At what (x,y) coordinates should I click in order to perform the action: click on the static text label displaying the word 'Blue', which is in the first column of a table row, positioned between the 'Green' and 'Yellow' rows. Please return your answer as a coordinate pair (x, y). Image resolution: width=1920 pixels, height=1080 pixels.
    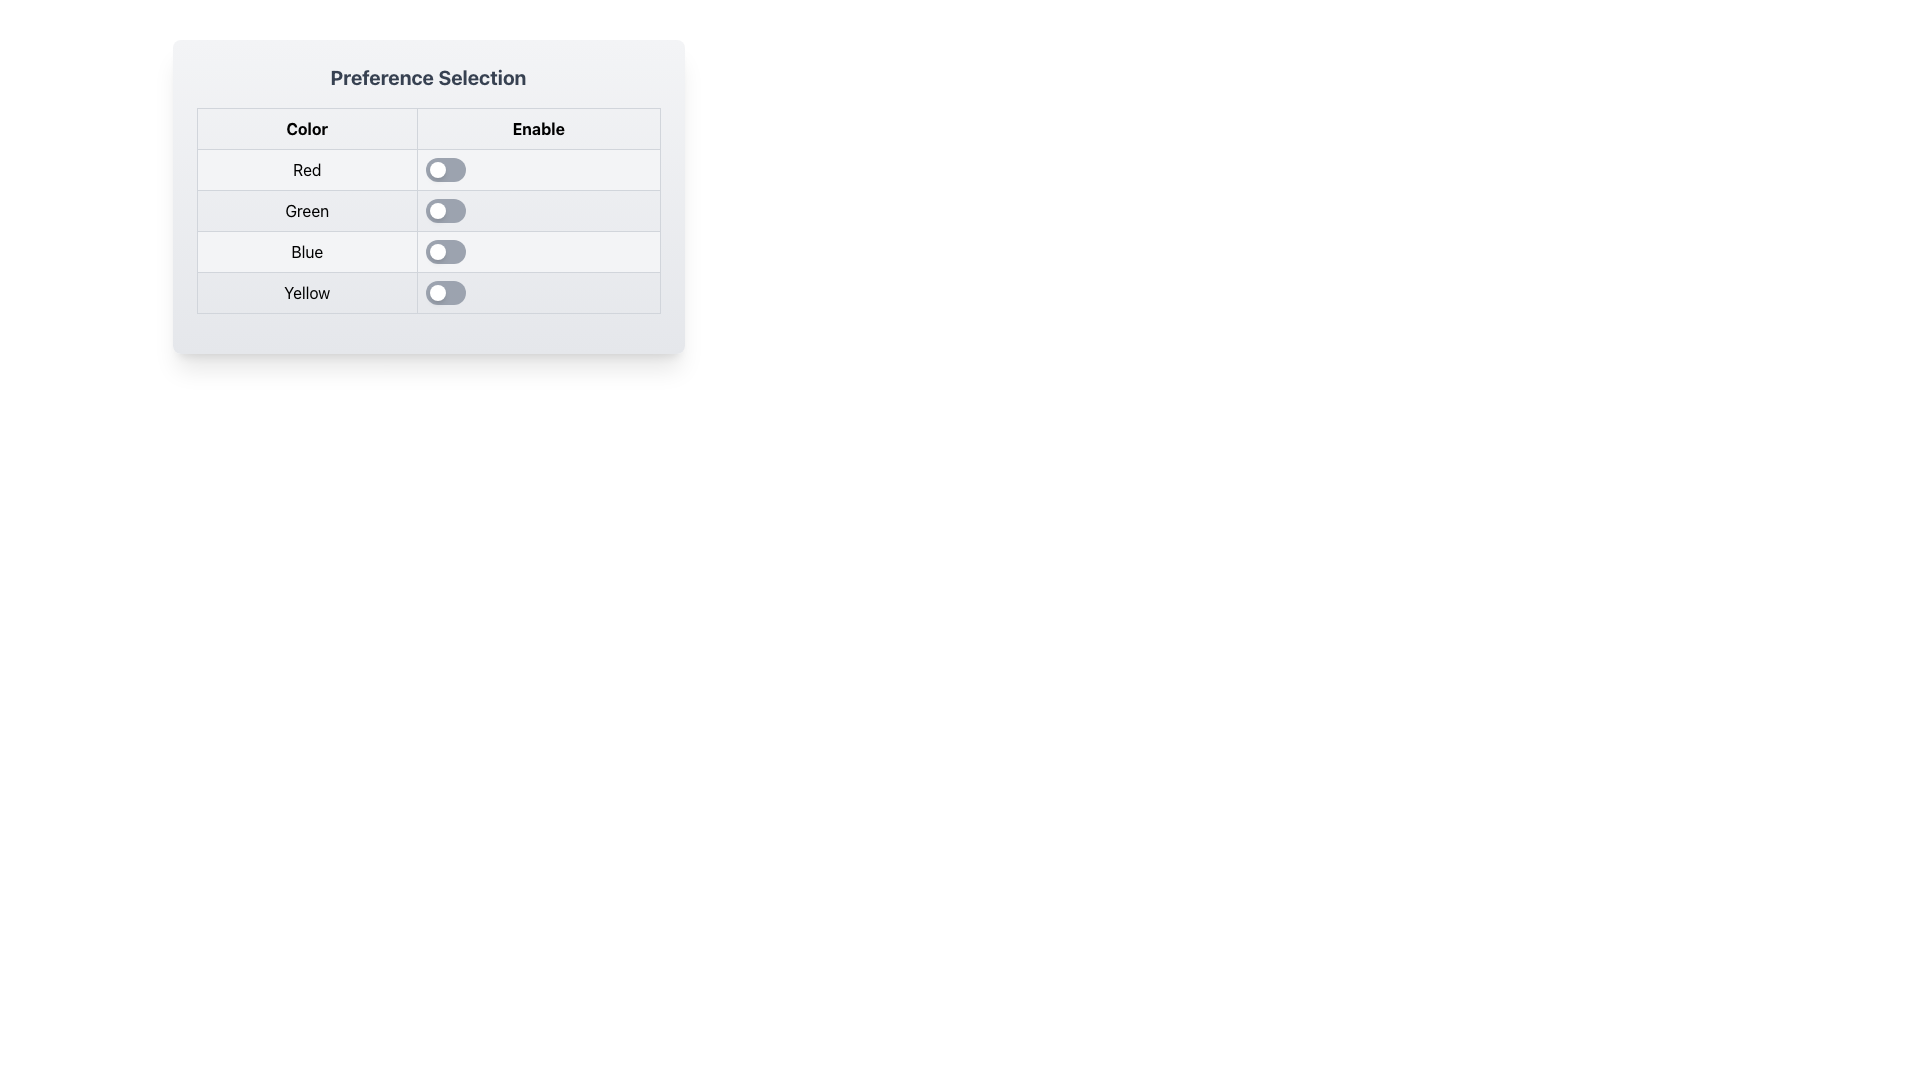
    Looking at the image, I should click on (306, 250).